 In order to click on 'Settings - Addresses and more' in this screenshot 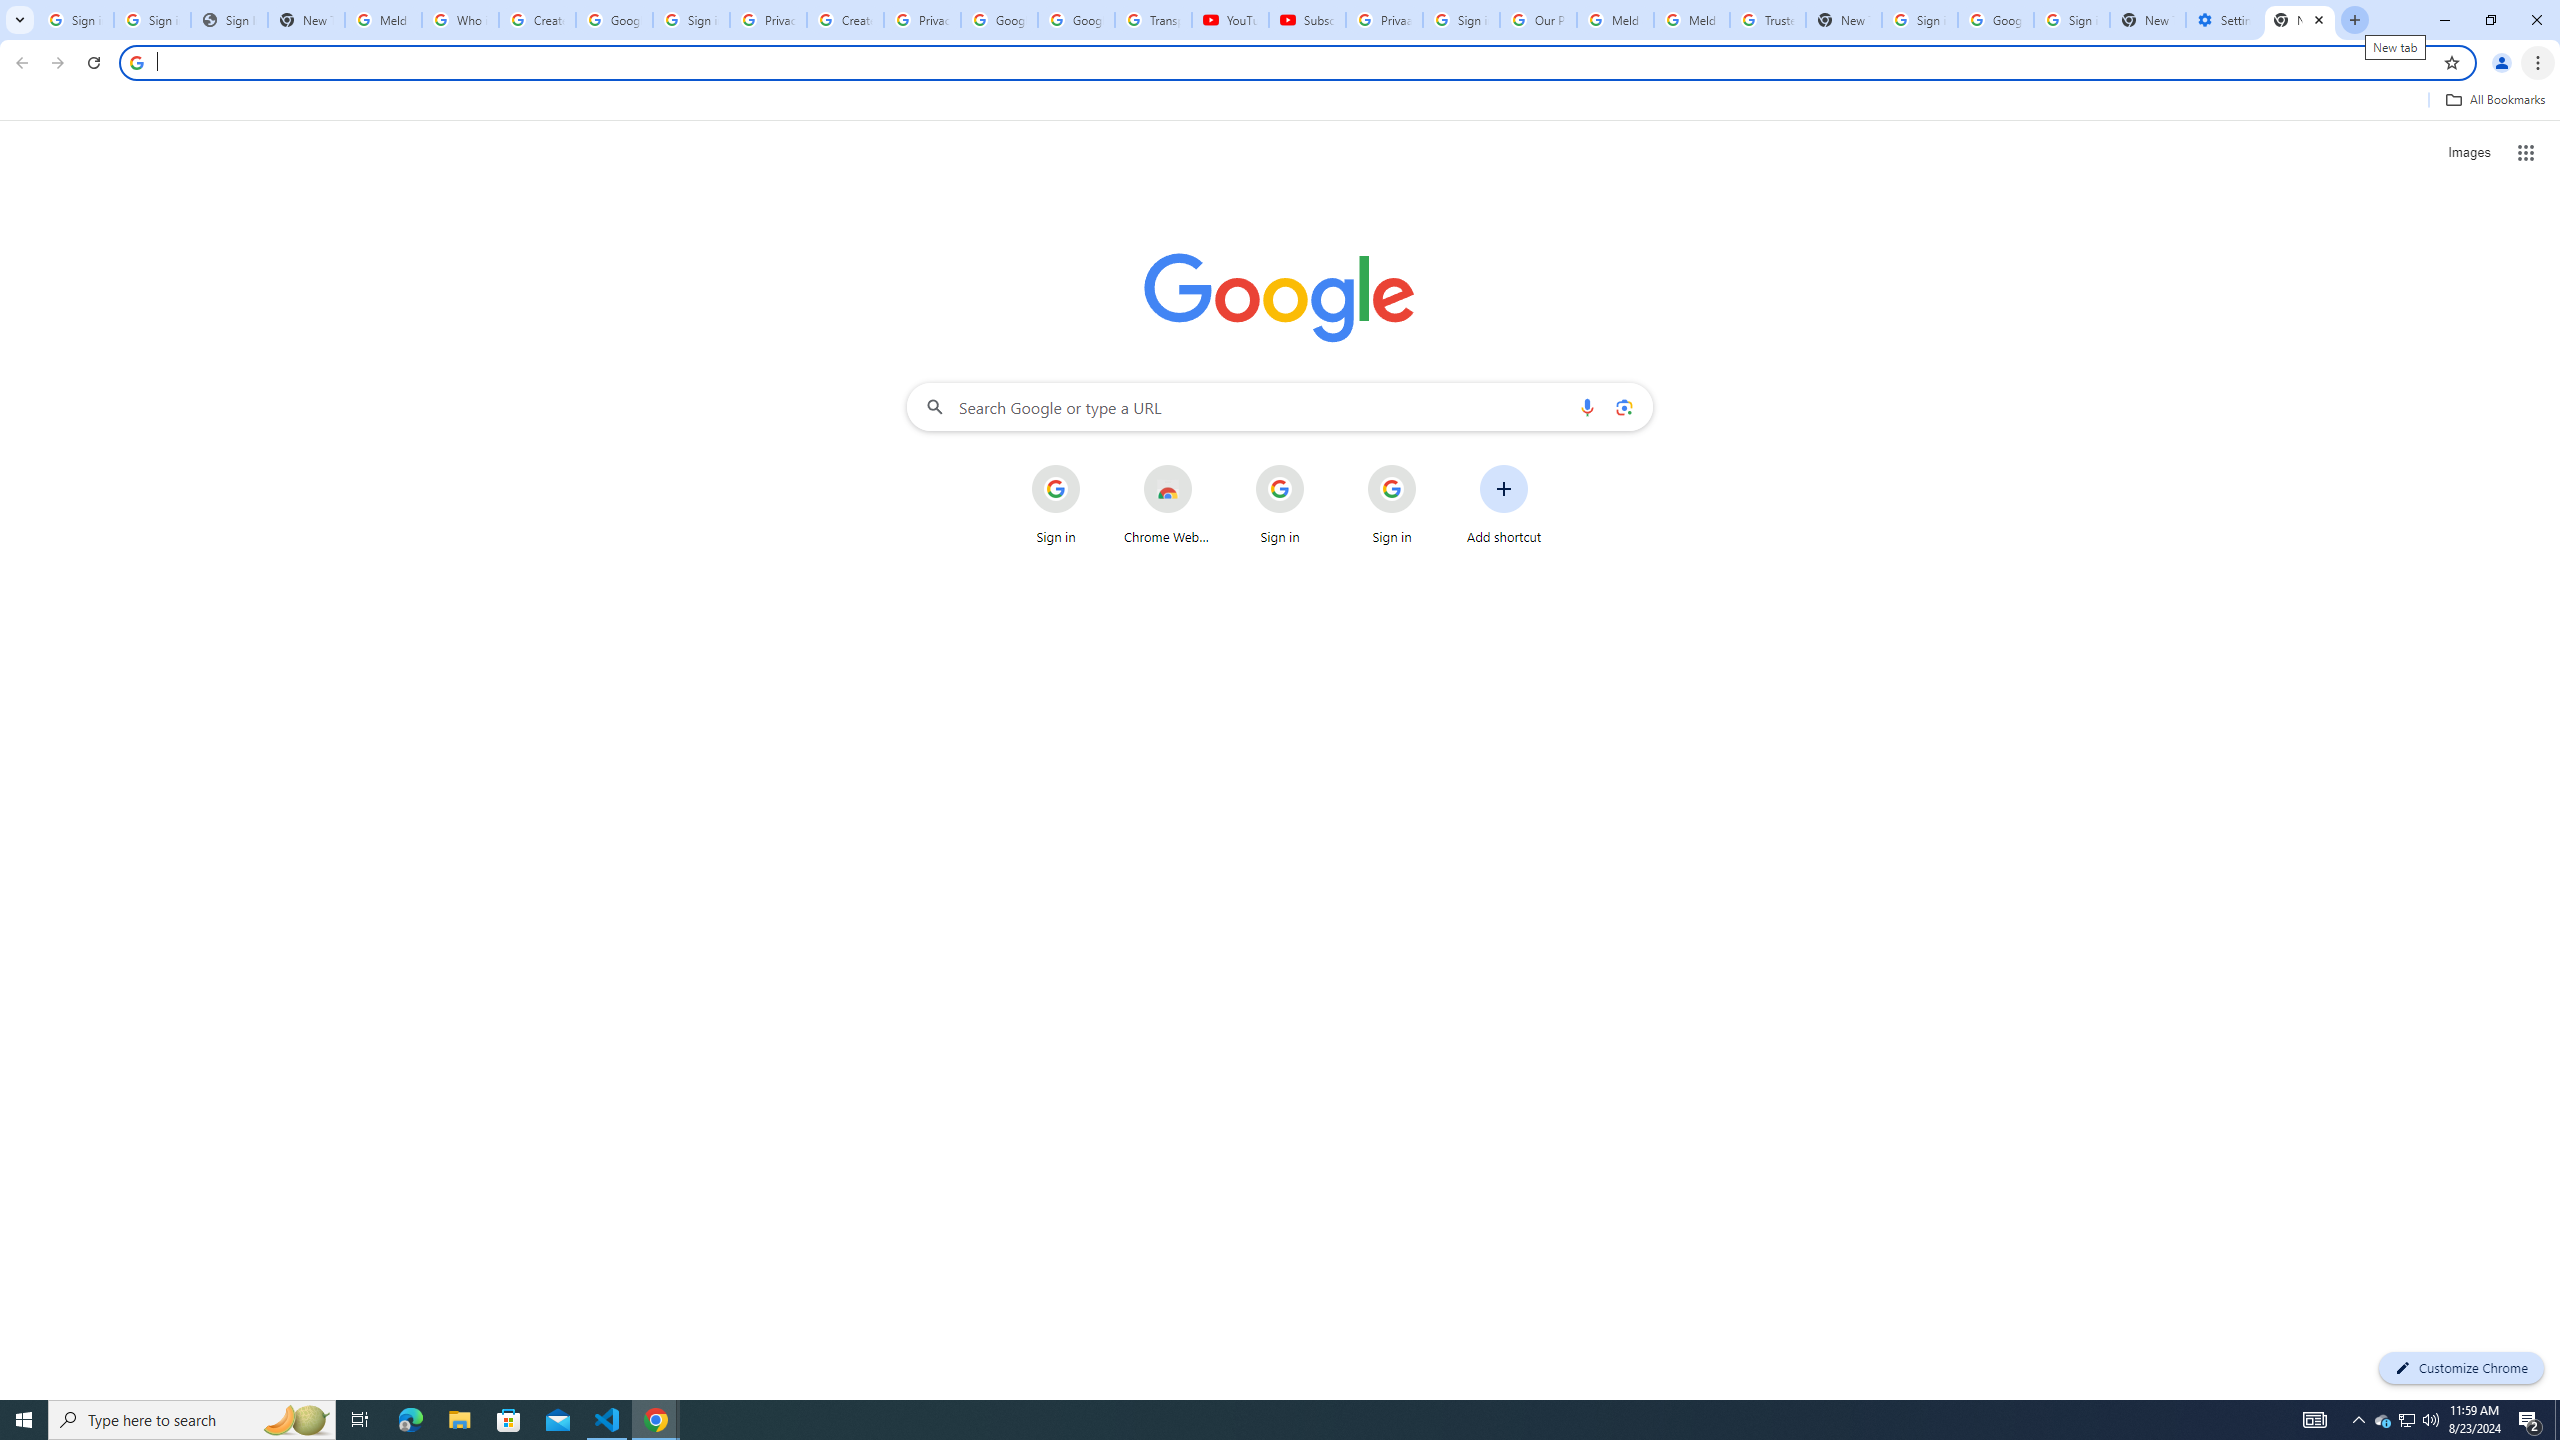, I will do `click(2222, 19)`.